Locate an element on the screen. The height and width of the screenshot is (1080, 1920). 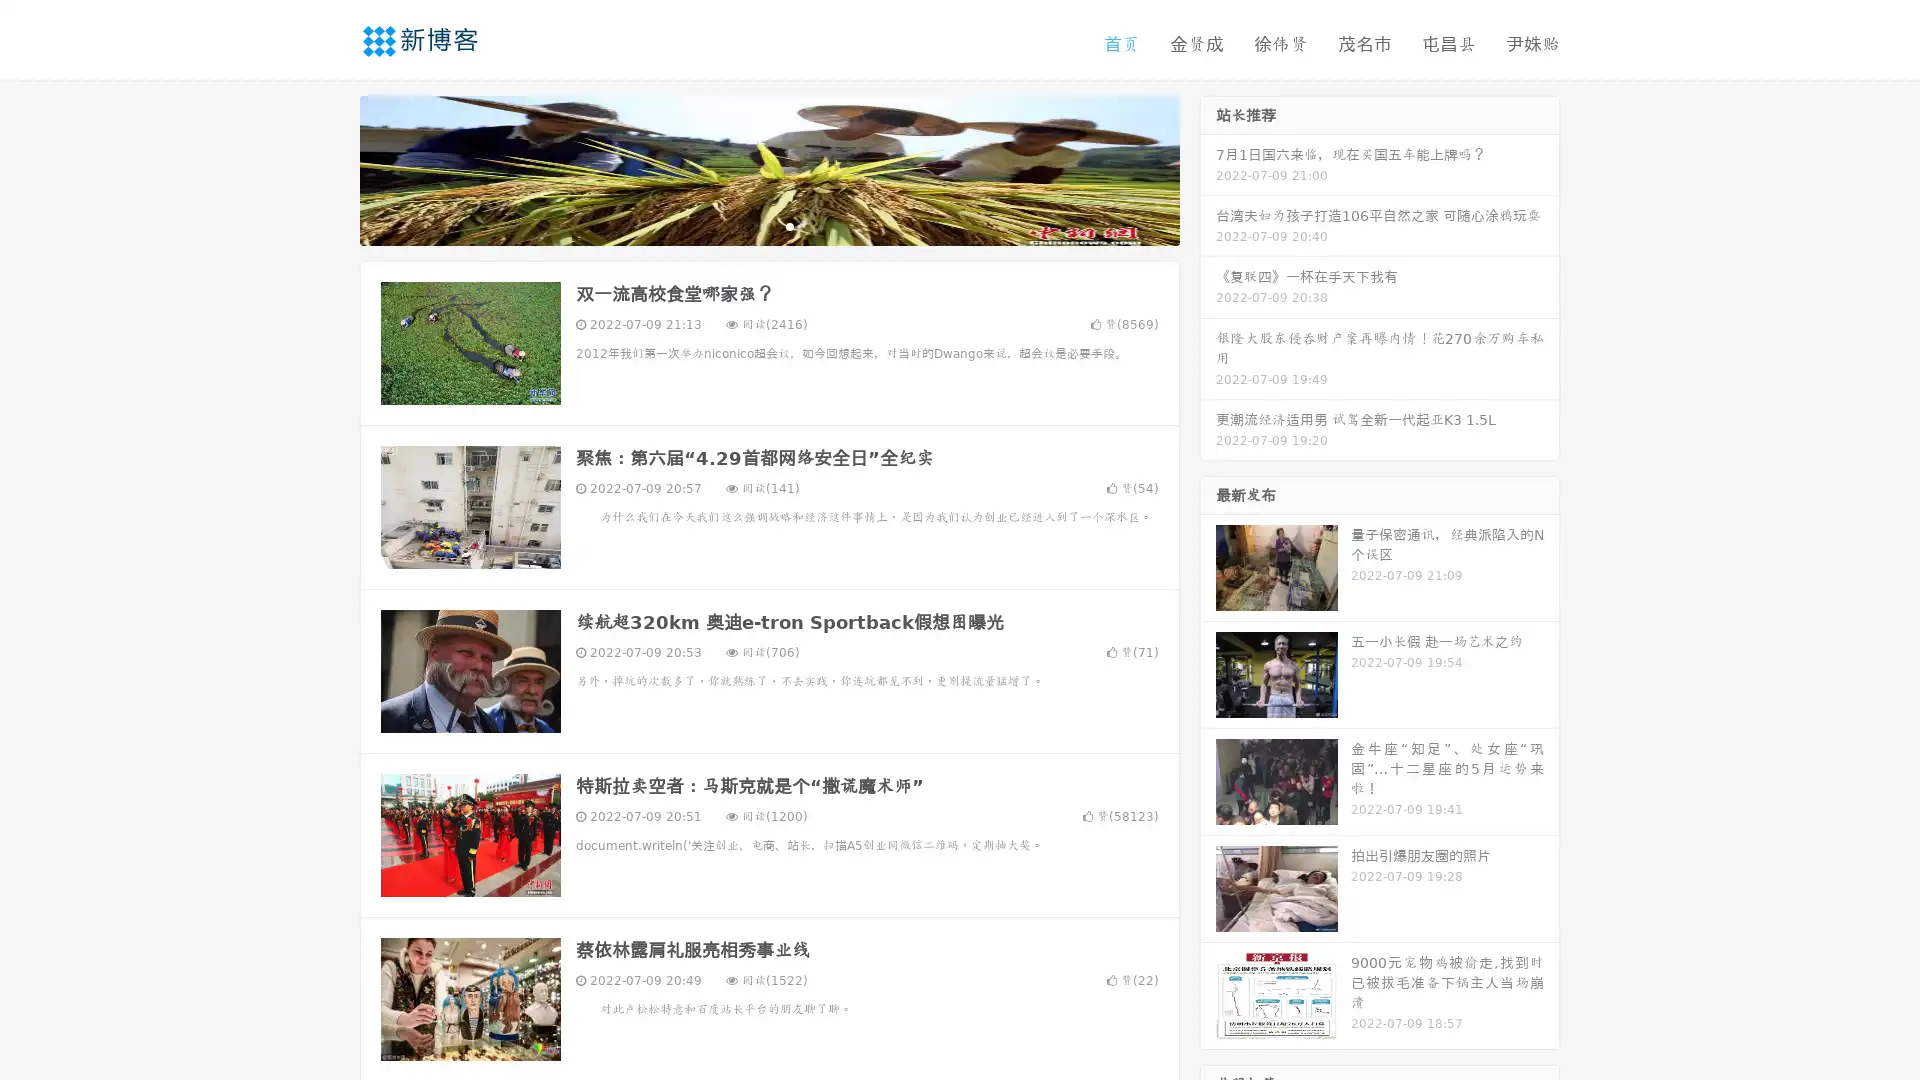
Go to slide 3 is located at coordinates (789, 225).